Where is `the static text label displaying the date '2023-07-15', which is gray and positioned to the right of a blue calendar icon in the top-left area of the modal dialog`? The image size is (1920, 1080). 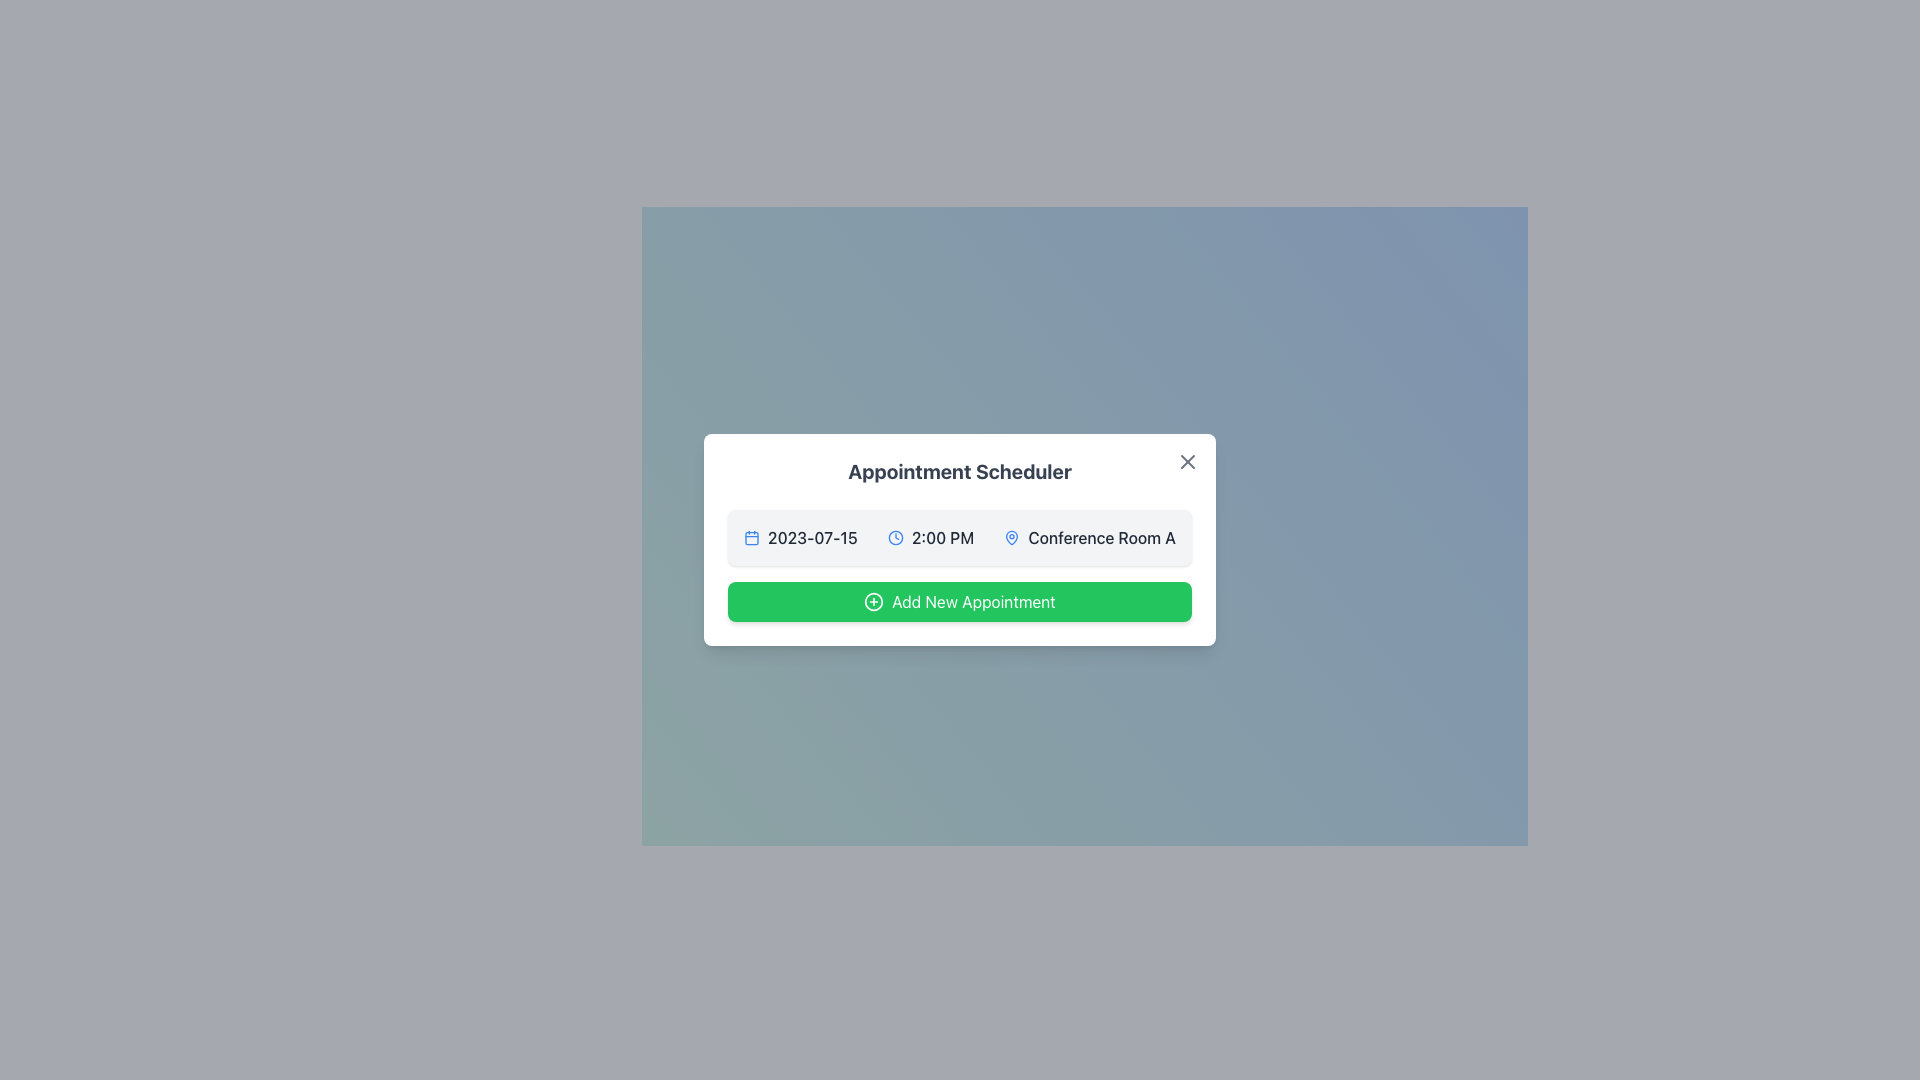 the static text label displaying the date '2023-07-15', which is gray and positioned to the right of a blue calendar icon in the top-left area of the modal dialog is located at coordinates (812, 536).